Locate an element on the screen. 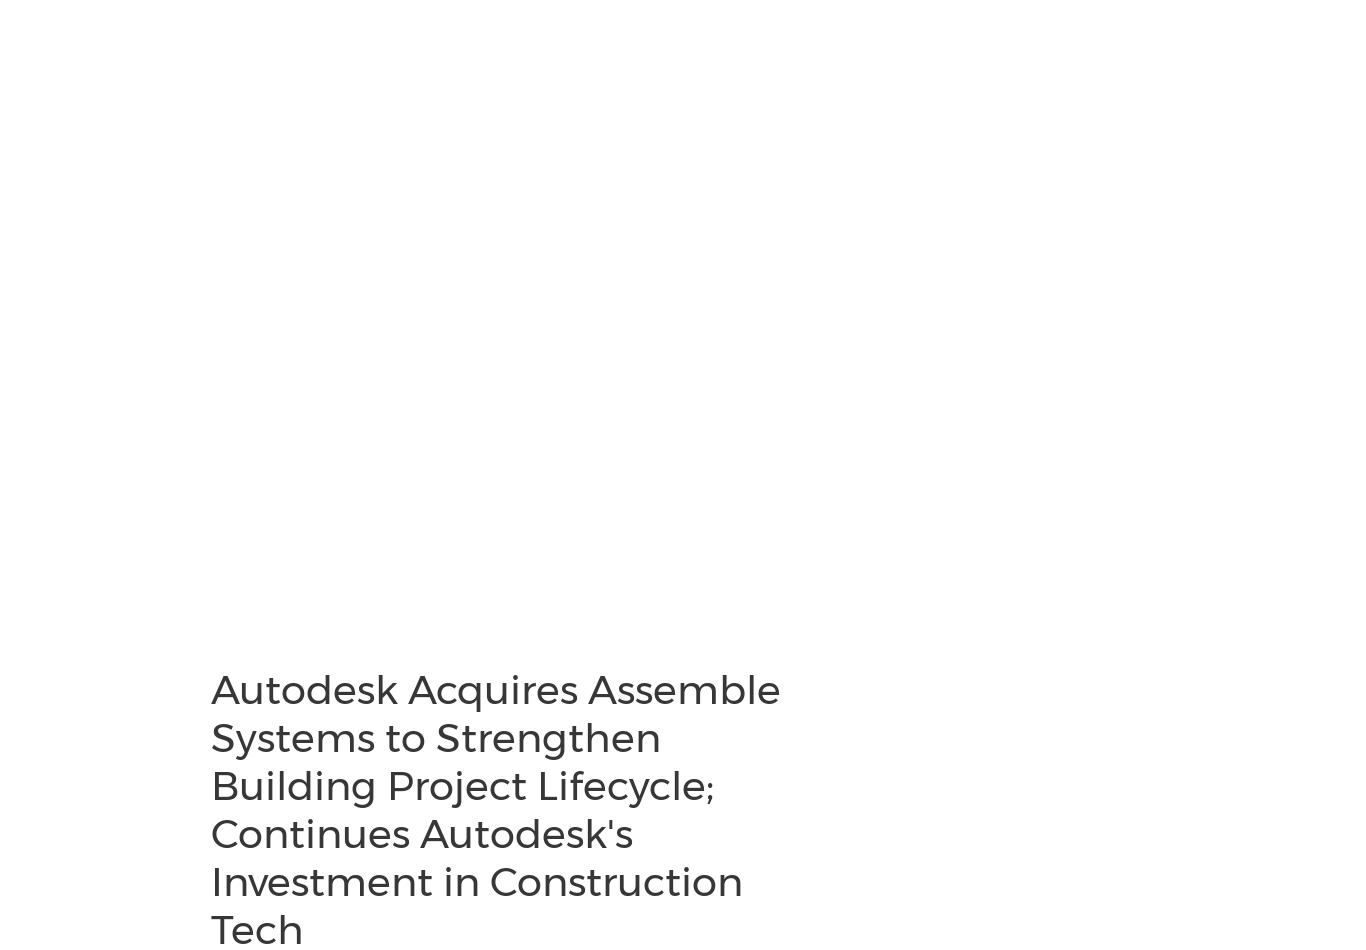 The image size is (1366, 950). 'Partnerships' is located at coordinates (81, 439).